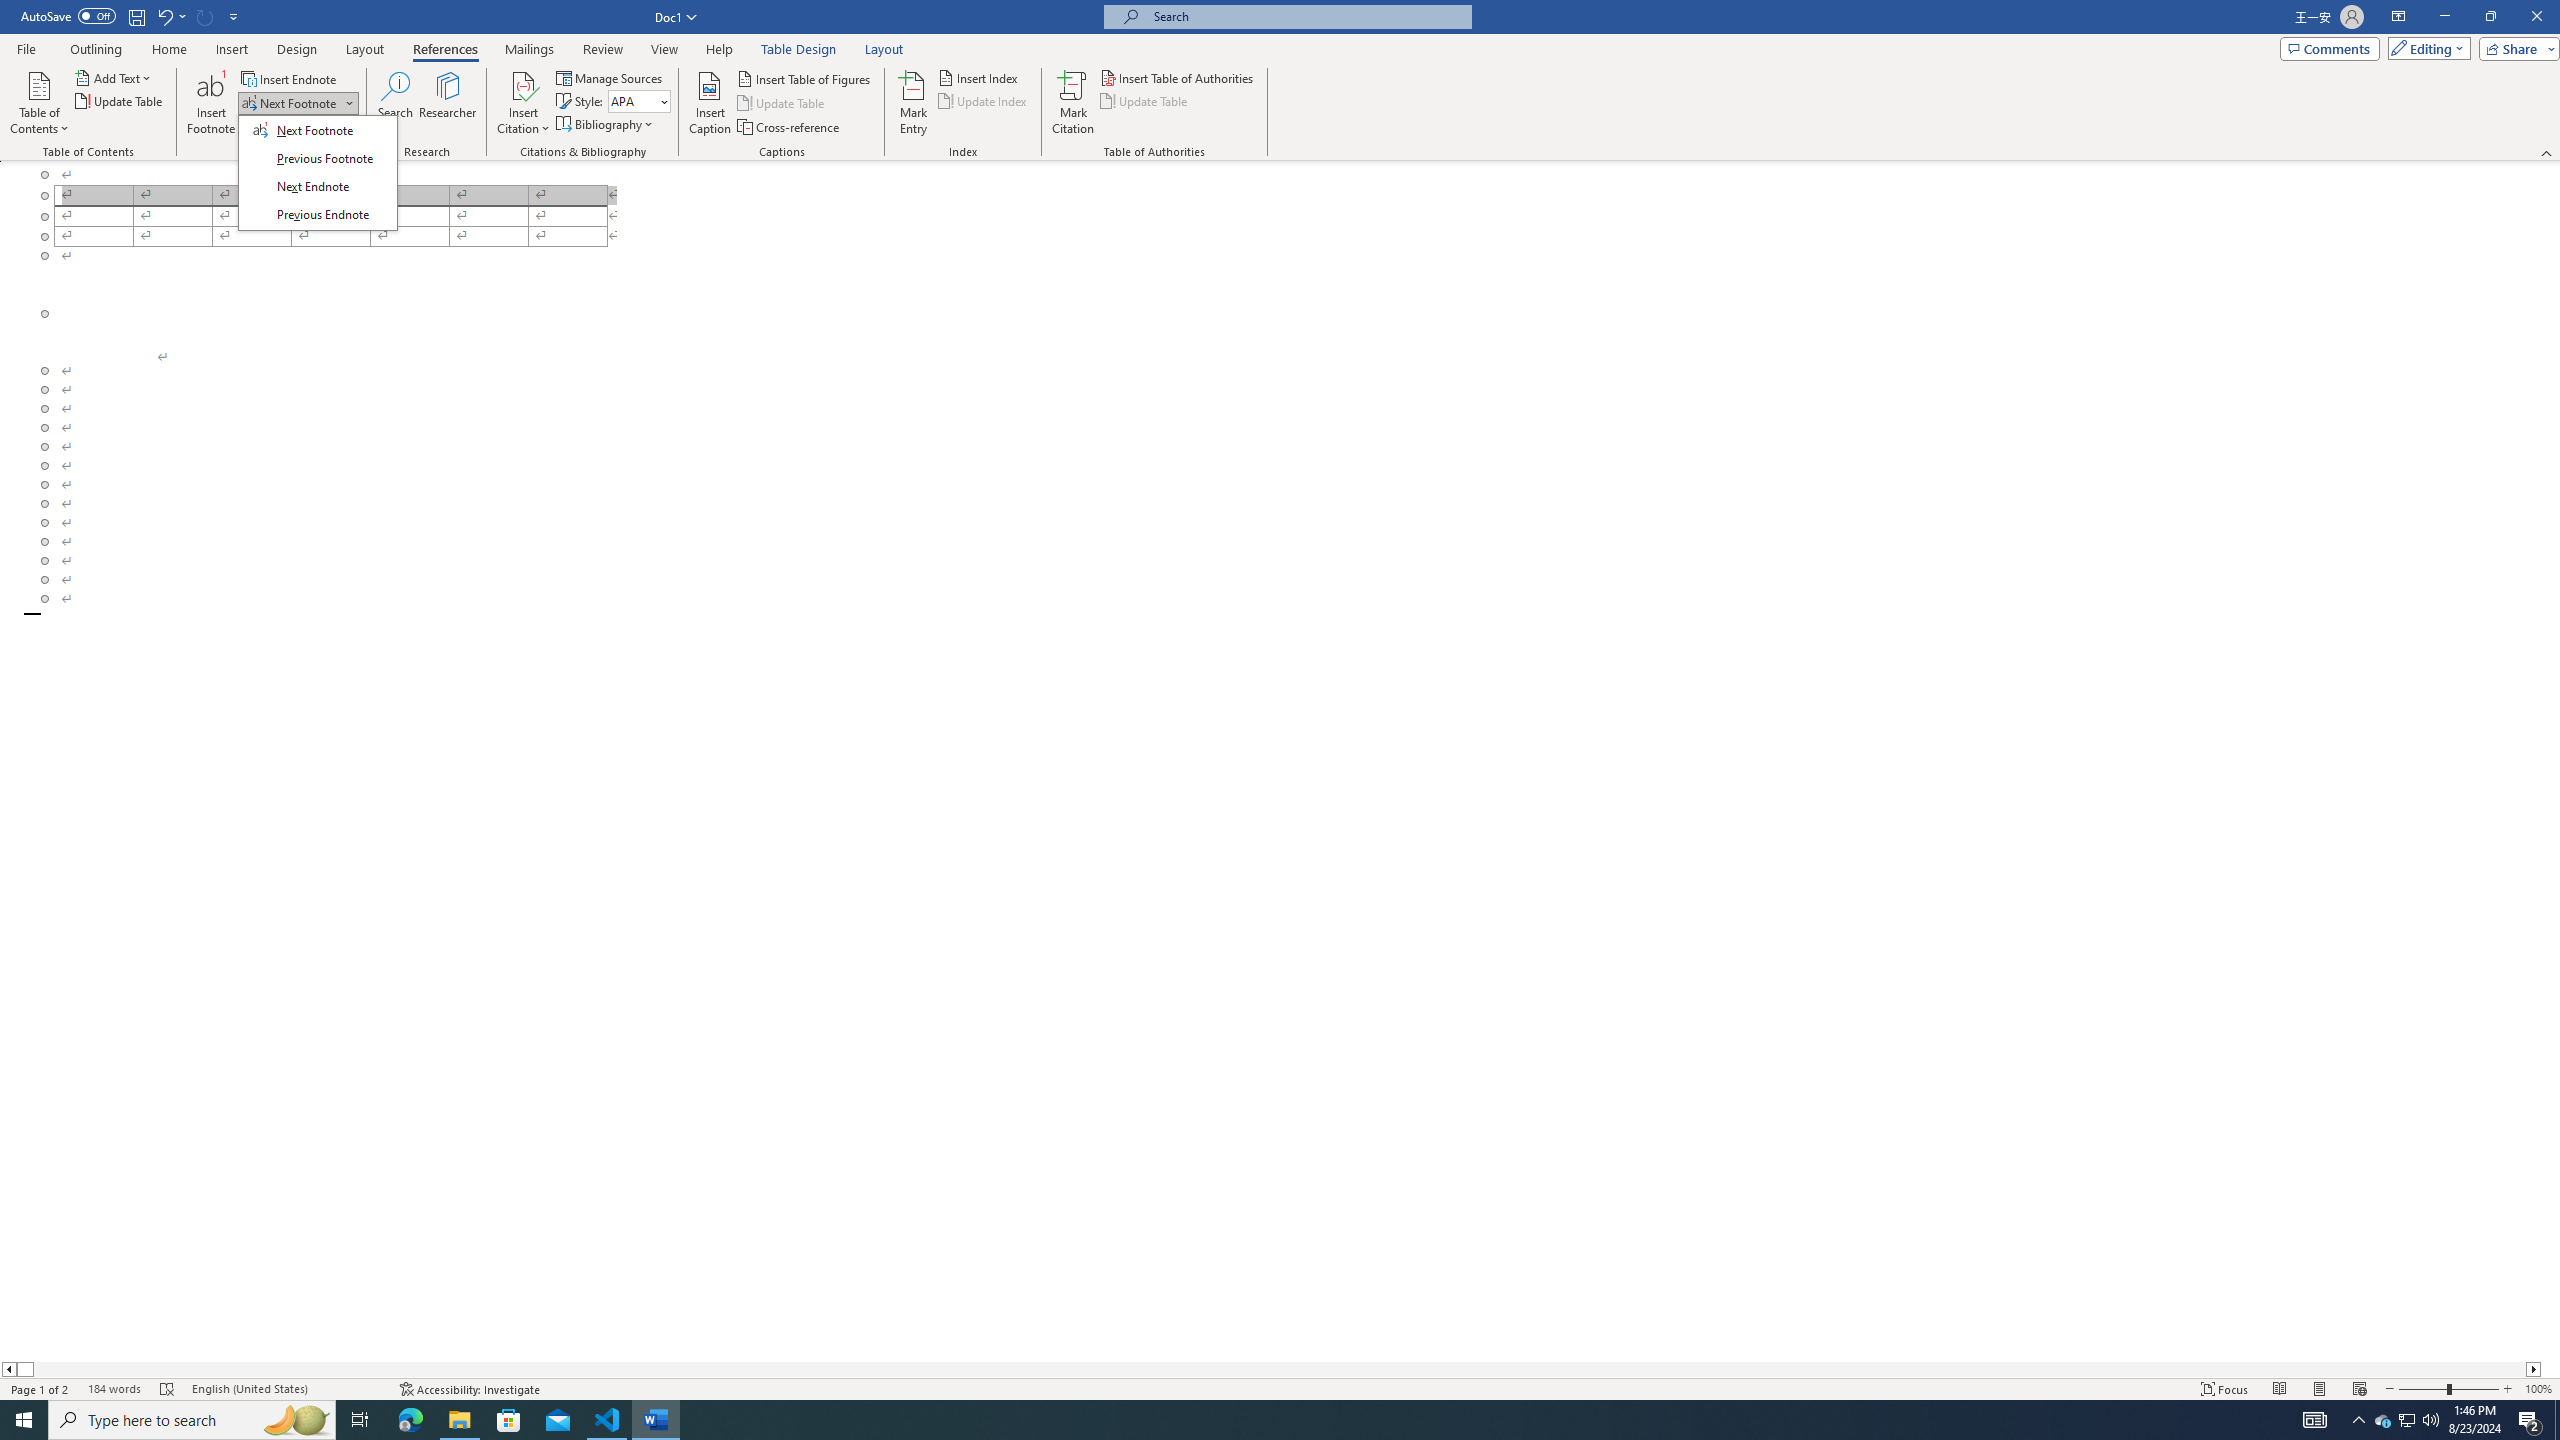  What do you see at coordinates (2530, 1418) in the screenshot?
I see `'Action Center, 2 new notifications'` at bounding box center [2530, 1418].